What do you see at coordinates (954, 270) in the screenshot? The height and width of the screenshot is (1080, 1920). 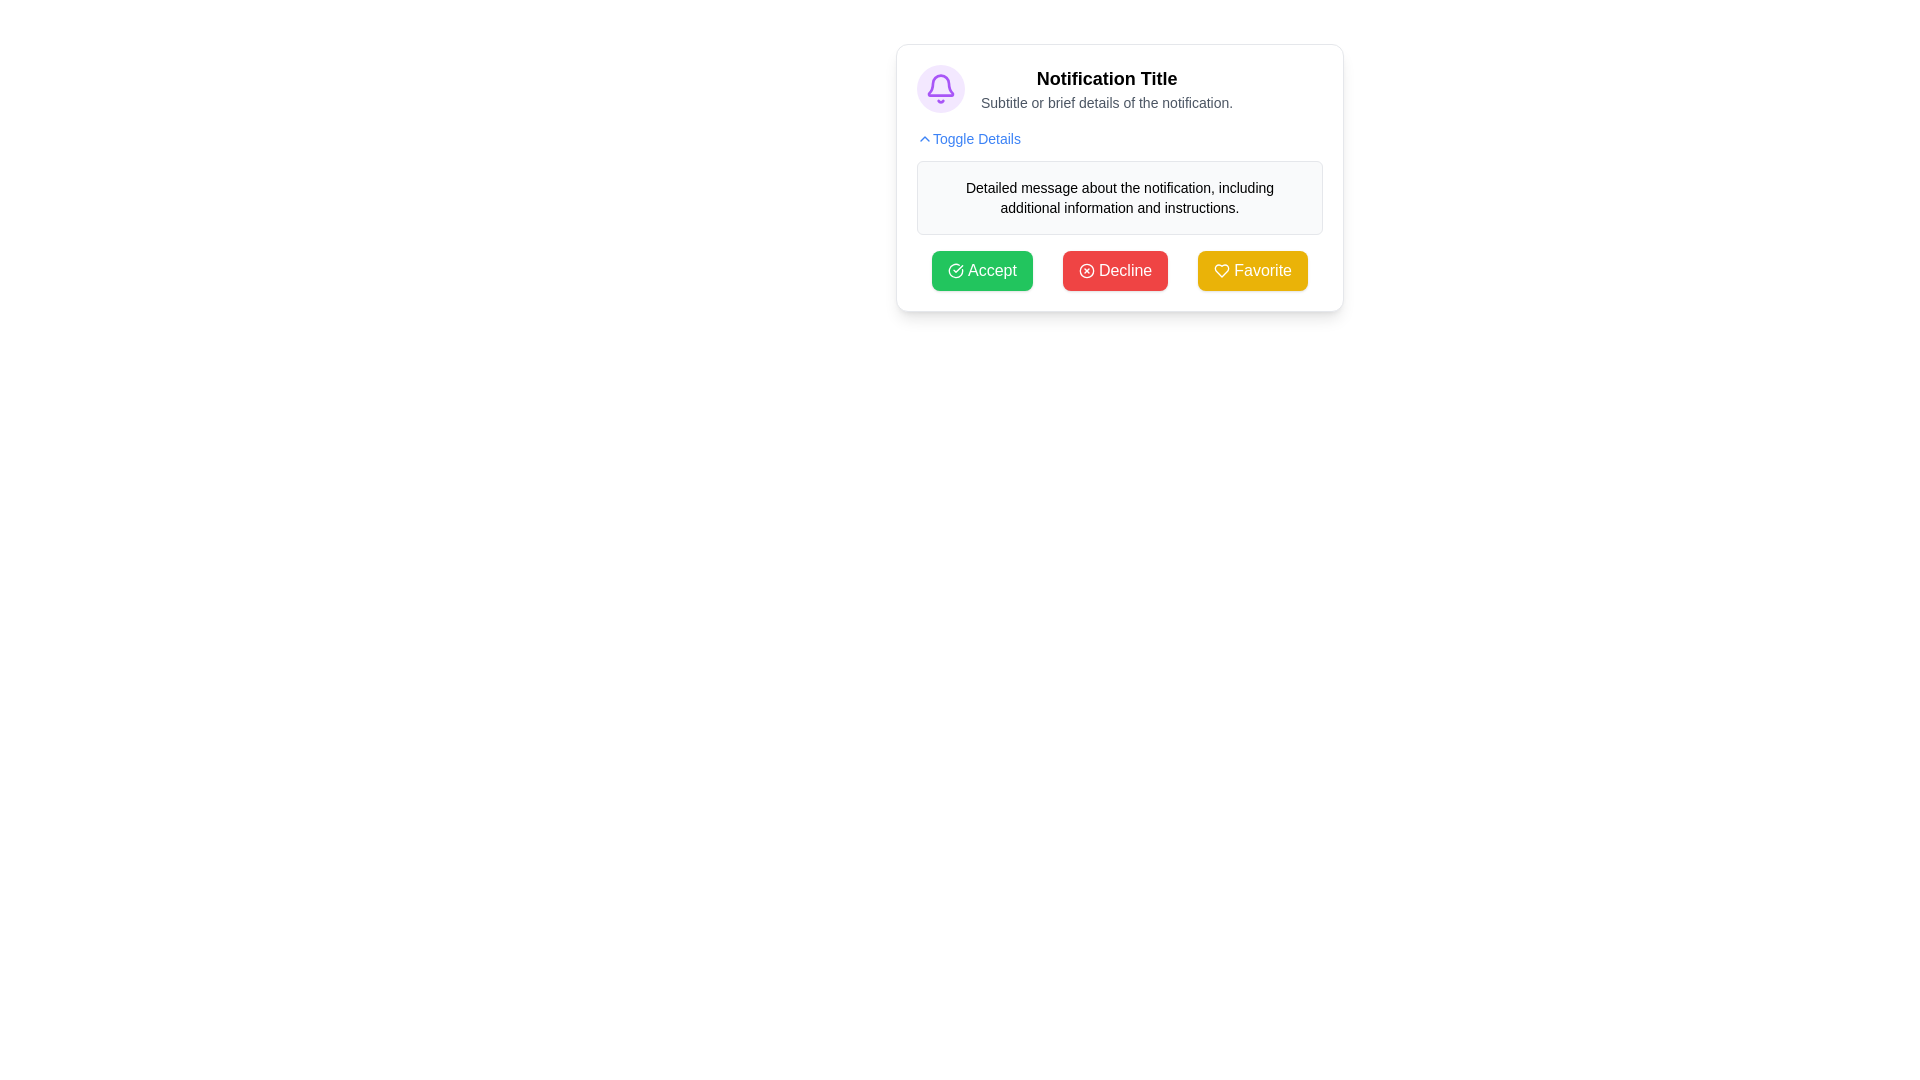 I see `the 'Accept' button located at the bottom of the notification card to confirm the action or agreement` at bounding box center [954, 270].